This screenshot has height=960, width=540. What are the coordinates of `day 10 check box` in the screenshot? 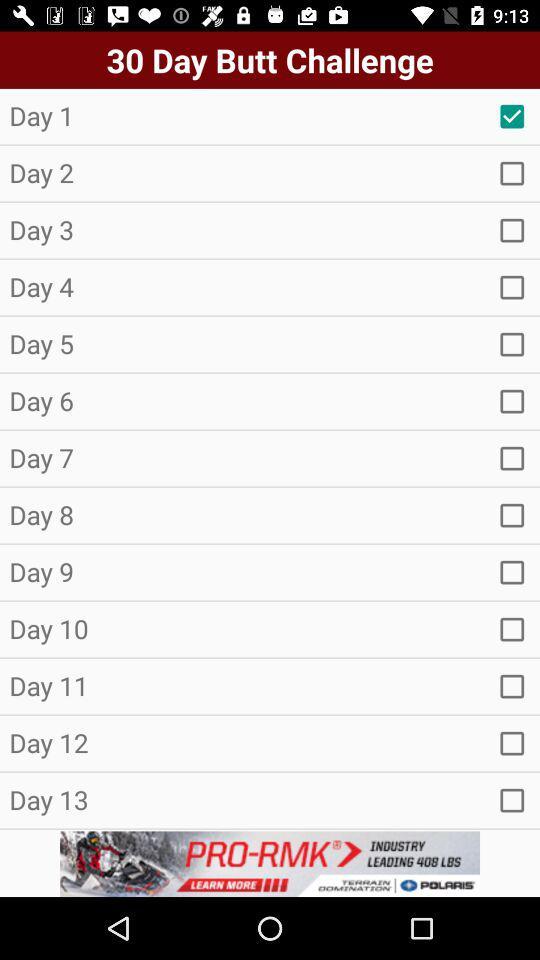 It's located at (512, 628).